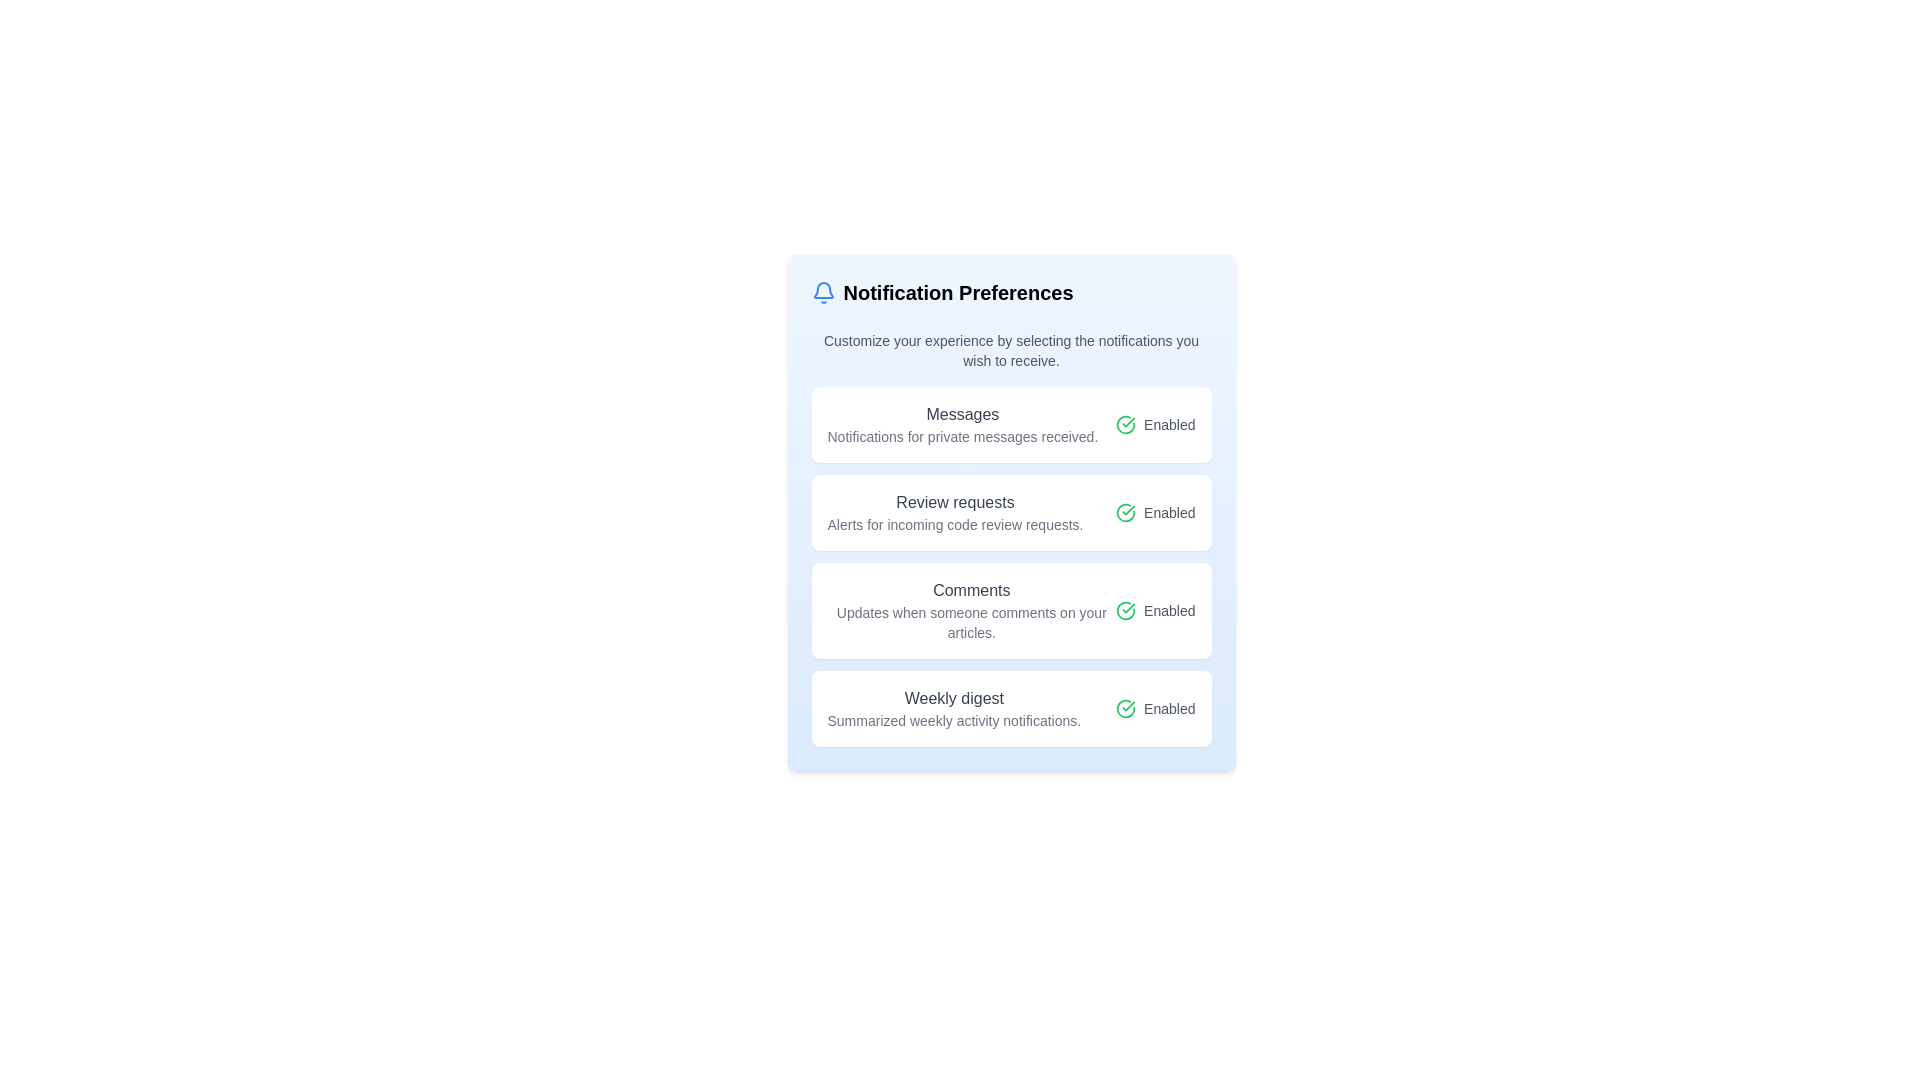 The width and height of the screenshot is (1920, 1080). I want to click on the activation status of the Status indicator with a checkmark icon and the text 'Enabled' located at the right end of the notification preference item labeled 'Comments', so click(1155, 609).